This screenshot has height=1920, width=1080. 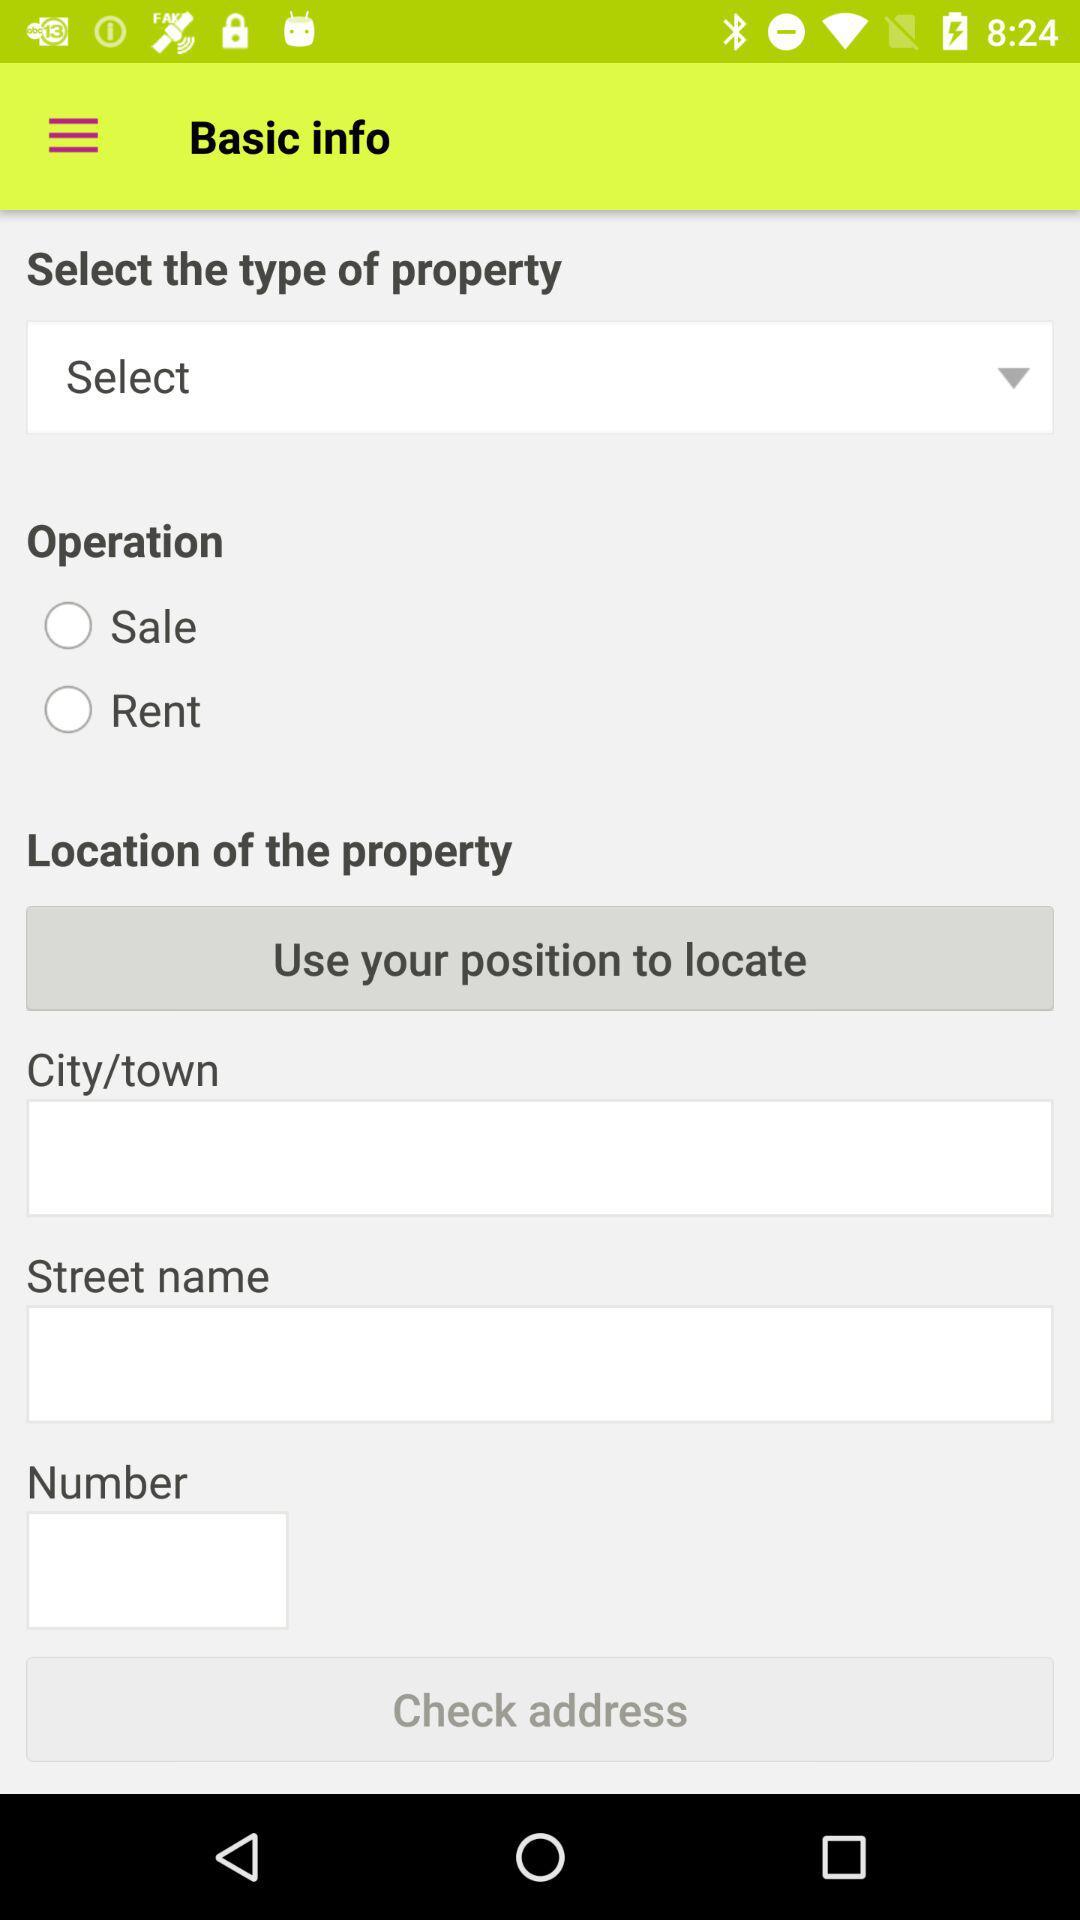 What do you see at coordinates (540, 1363) in the screenshot?
I see `text field` at bounding box center [540, 1363].